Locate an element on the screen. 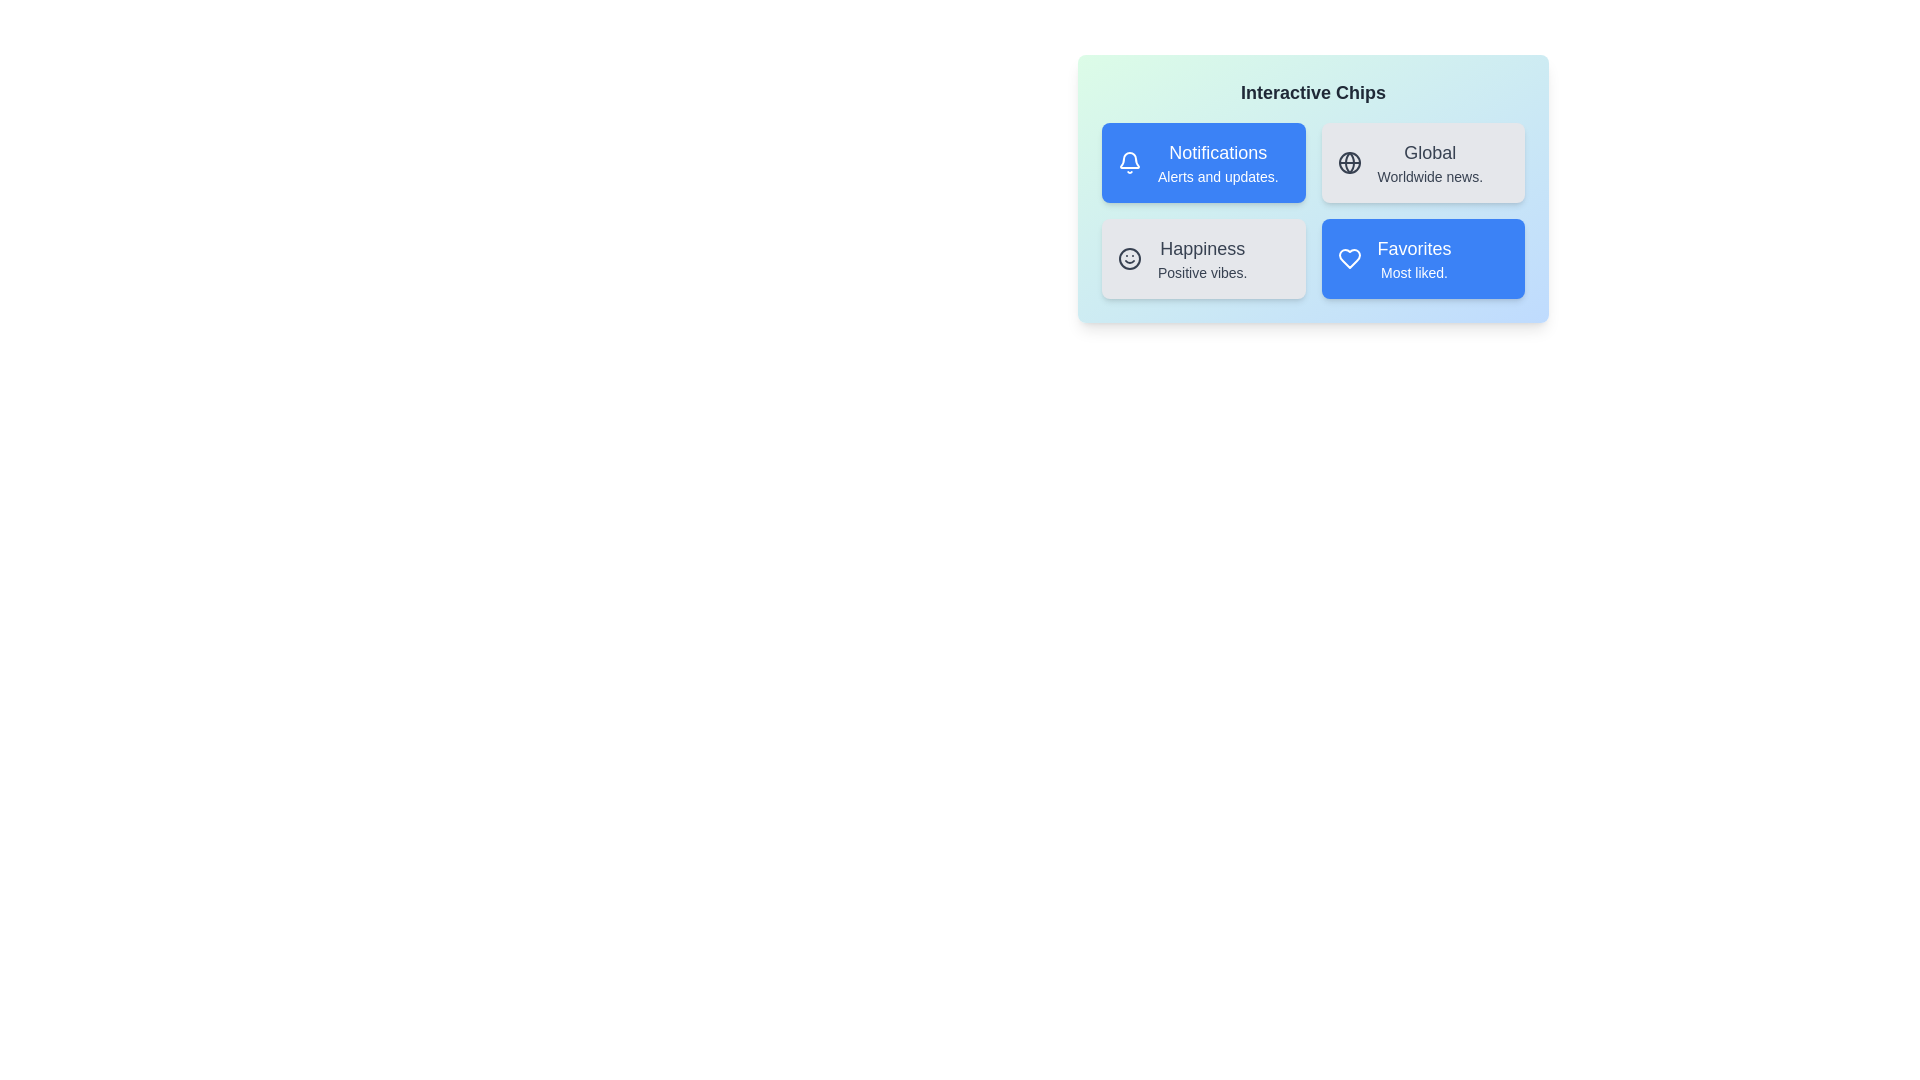 This screenshot has width=1920, height=1080. the chip labeled Notifications is located at coordinates (1202, 161).